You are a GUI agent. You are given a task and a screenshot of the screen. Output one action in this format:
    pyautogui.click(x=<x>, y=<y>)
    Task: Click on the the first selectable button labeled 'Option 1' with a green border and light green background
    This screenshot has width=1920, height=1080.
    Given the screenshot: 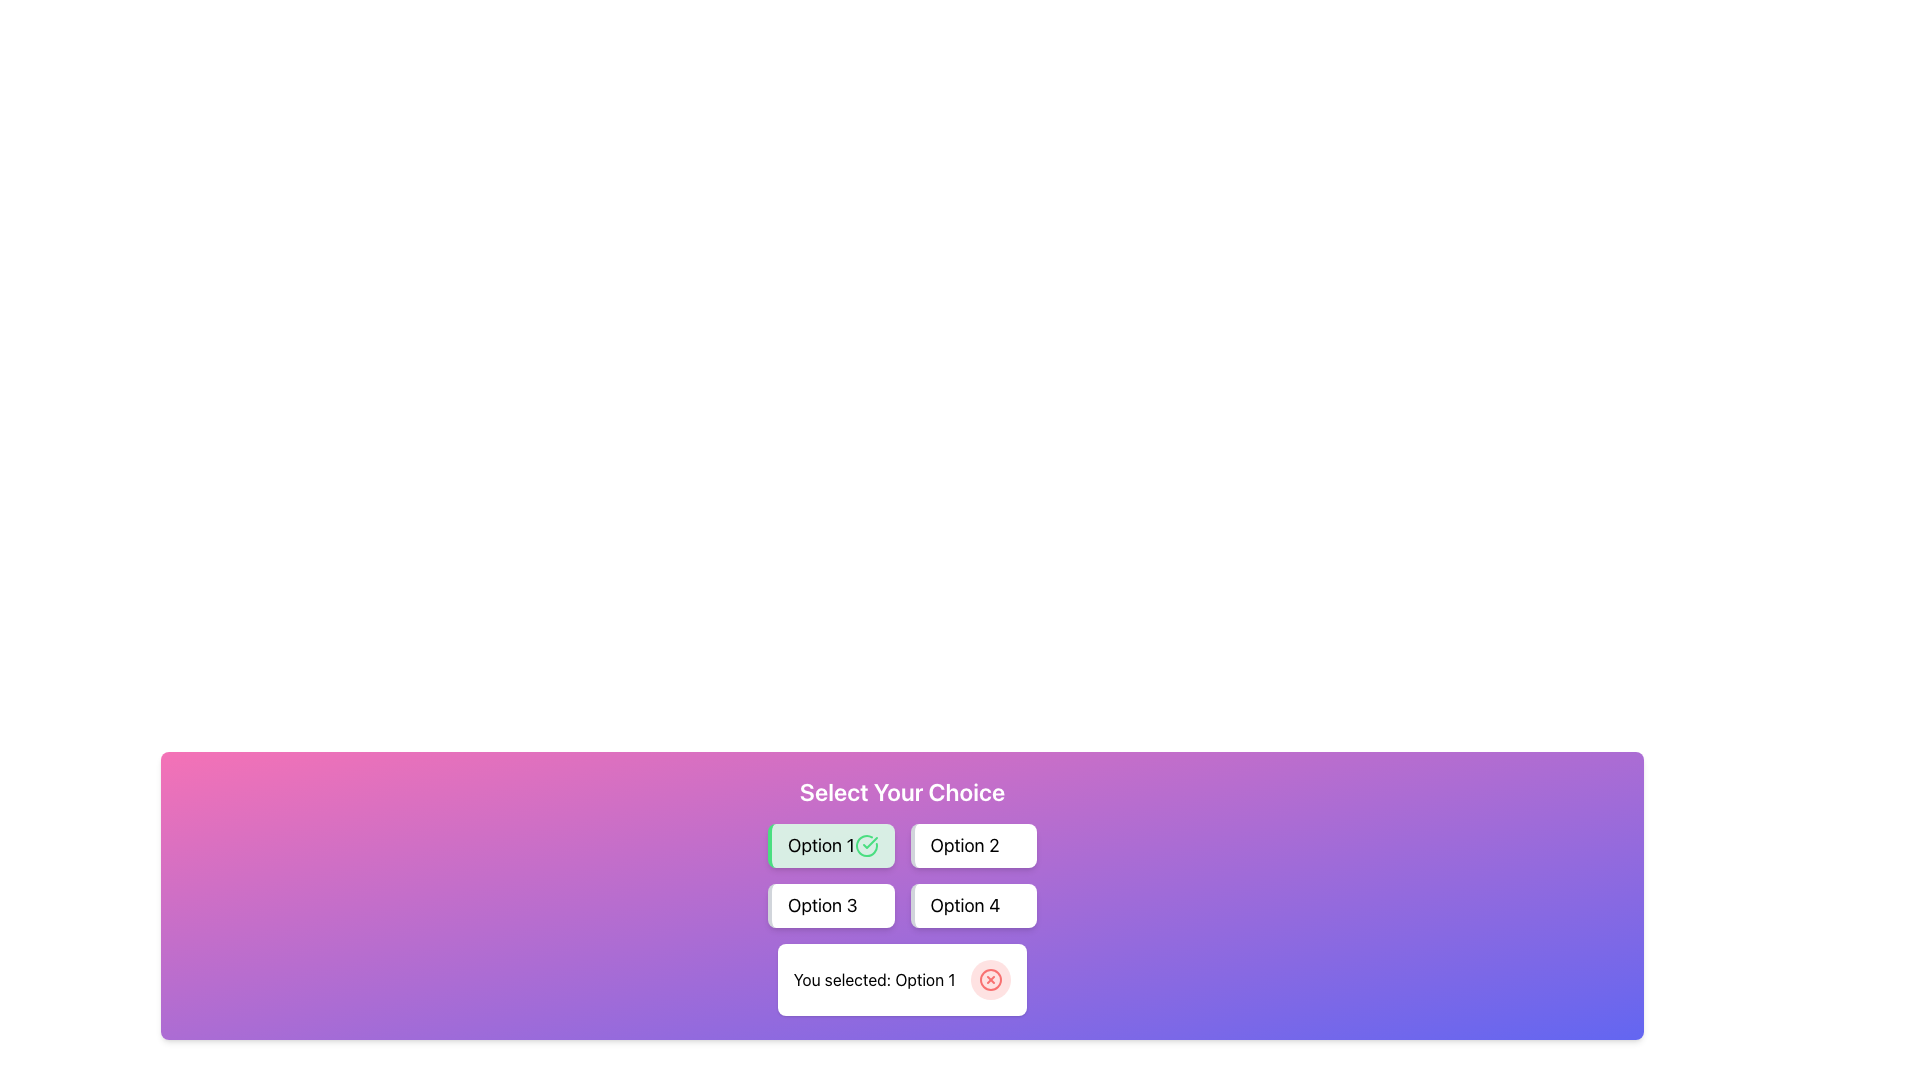 What is the action you would take?
    pyautogui.click(x=831, y=845)
    